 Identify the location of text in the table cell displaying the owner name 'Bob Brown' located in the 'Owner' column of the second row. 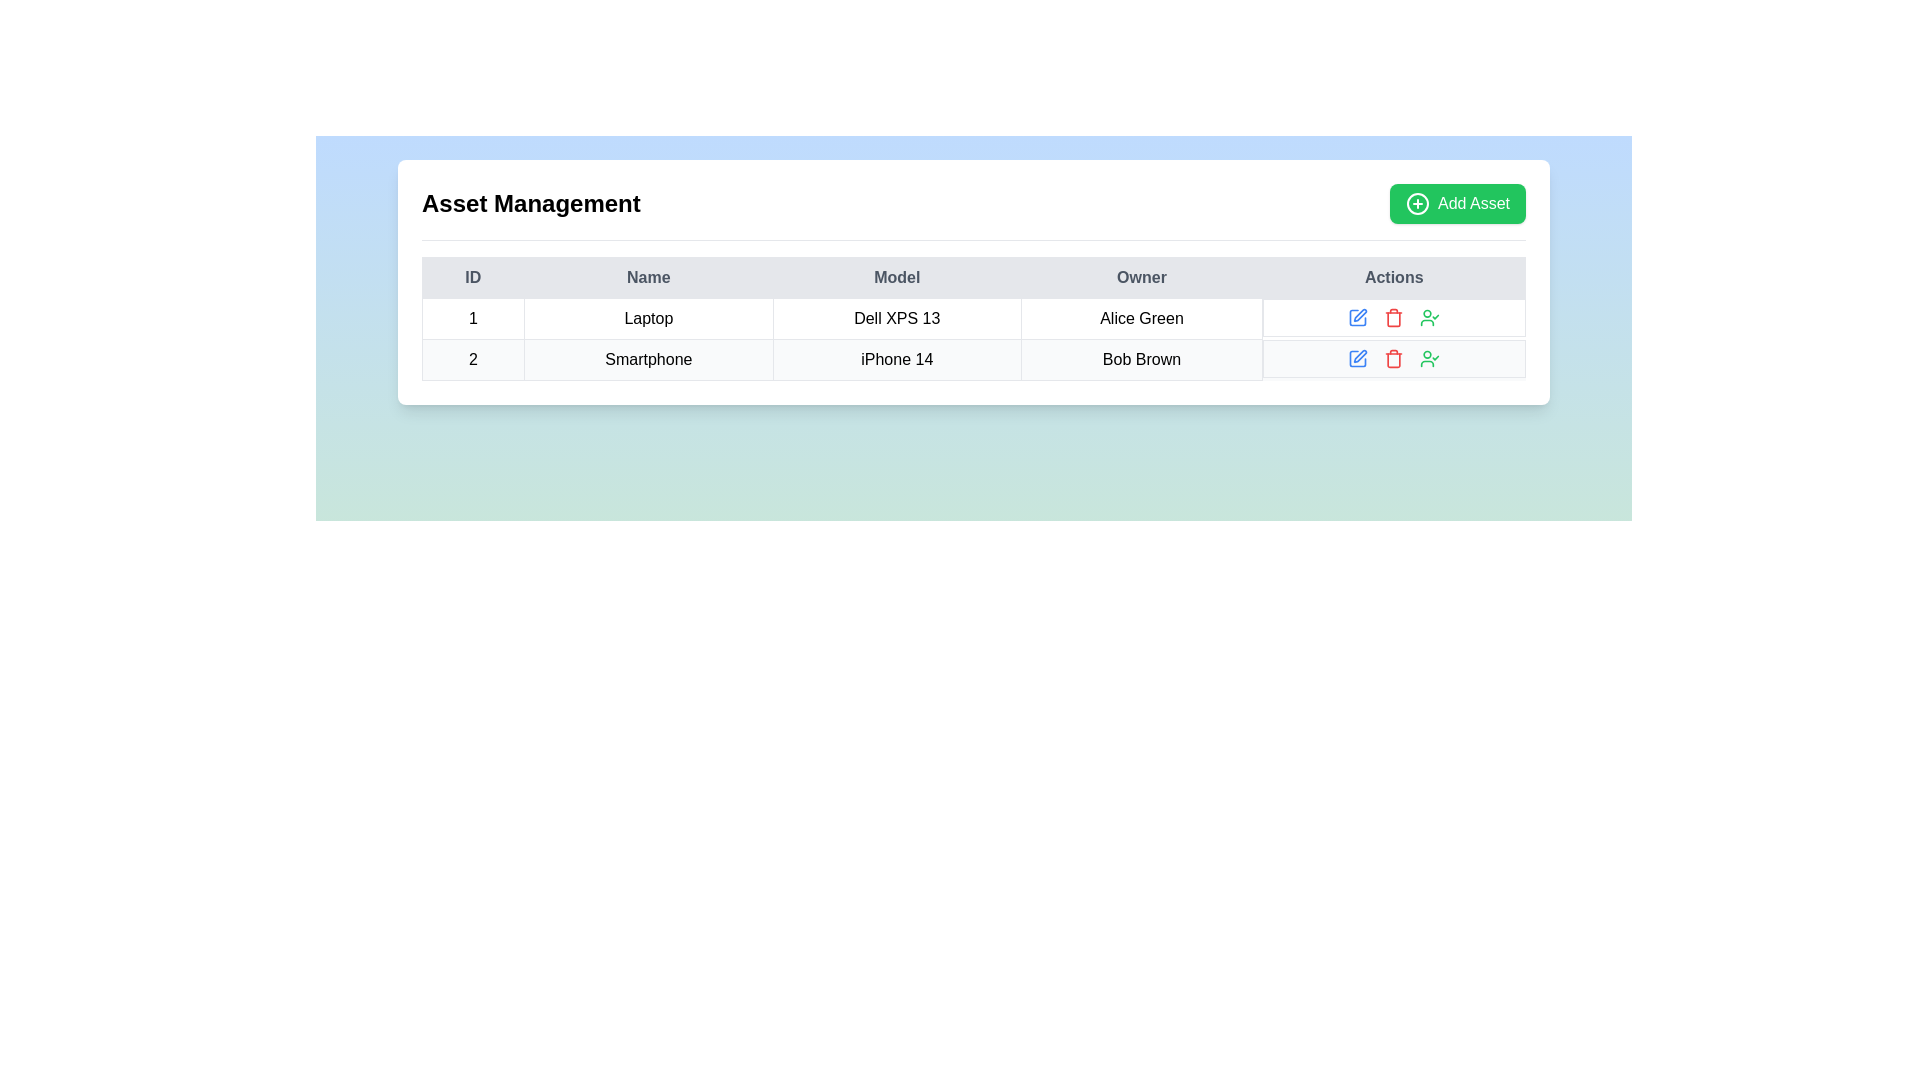
(1142, 358).